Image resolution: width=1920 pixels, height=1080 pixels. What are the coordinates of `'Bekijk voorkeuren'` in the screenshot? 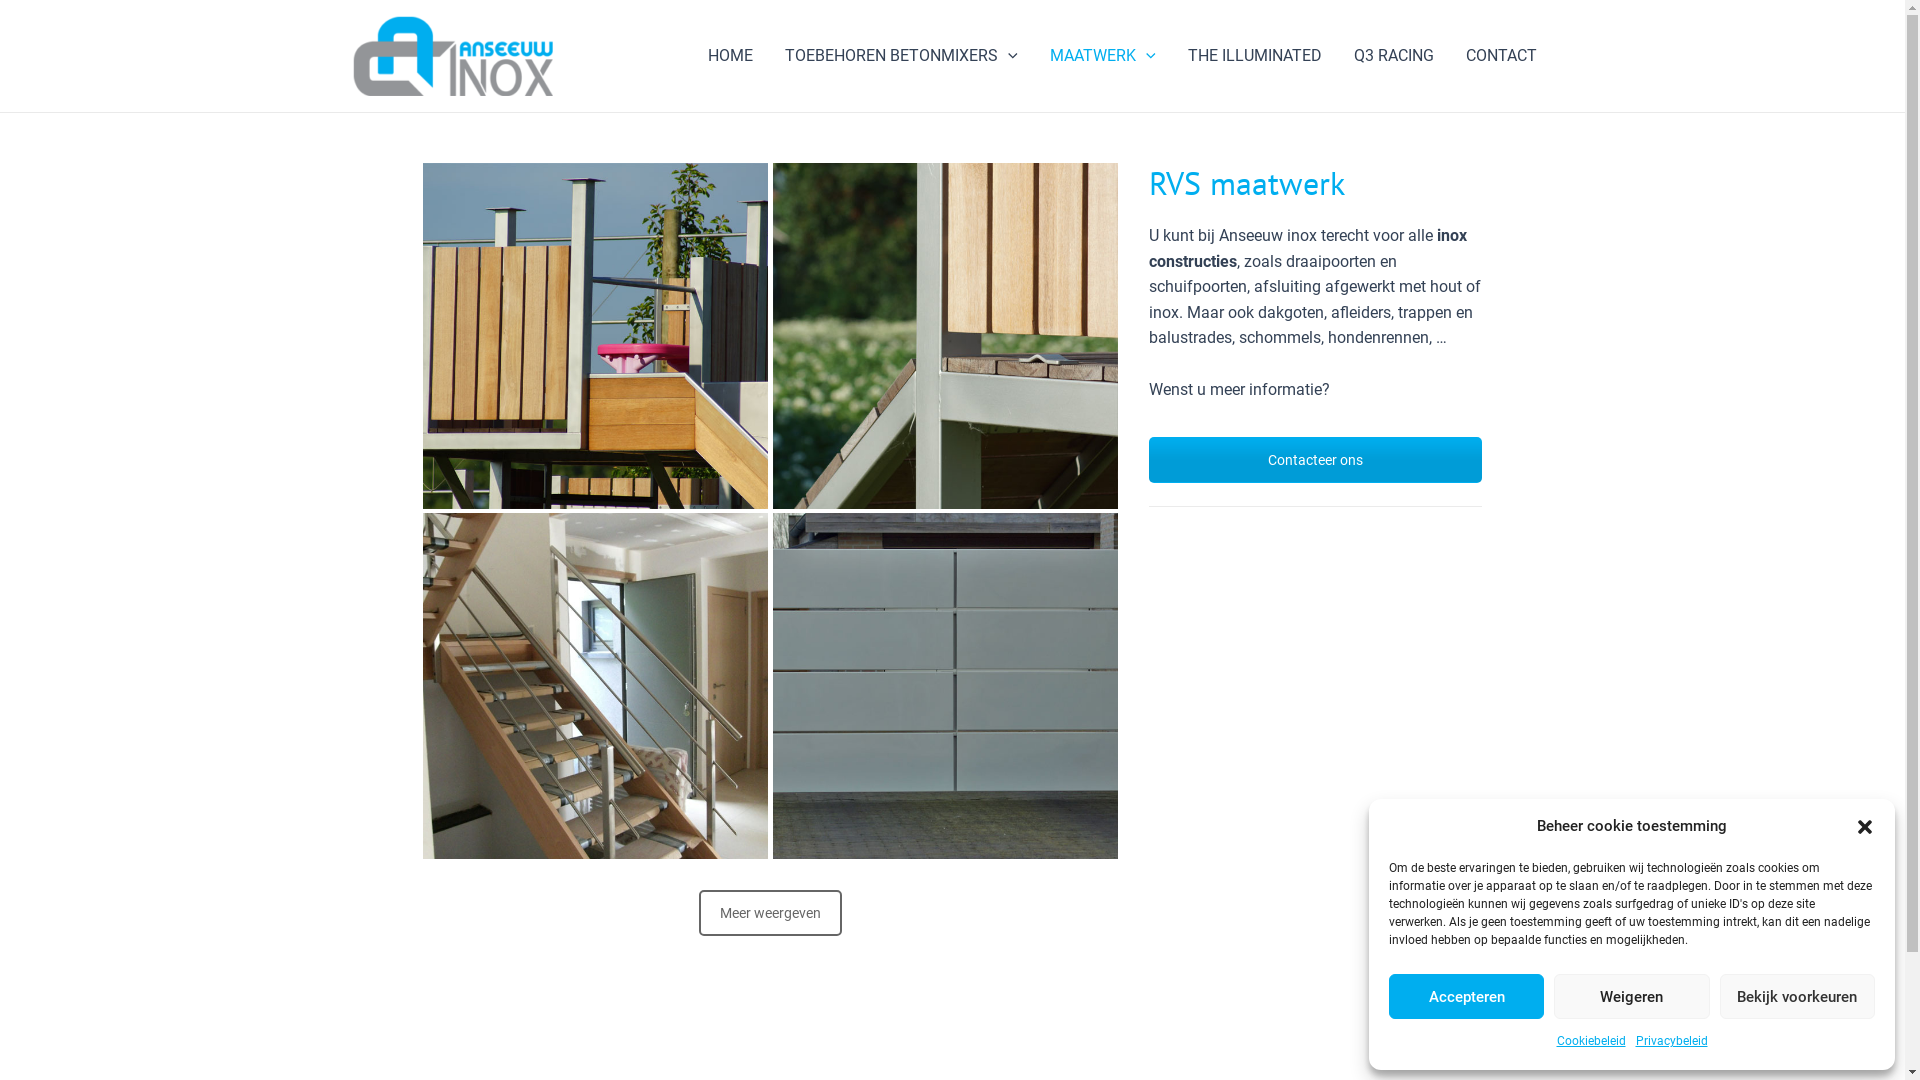 It's located at (1718, 996).